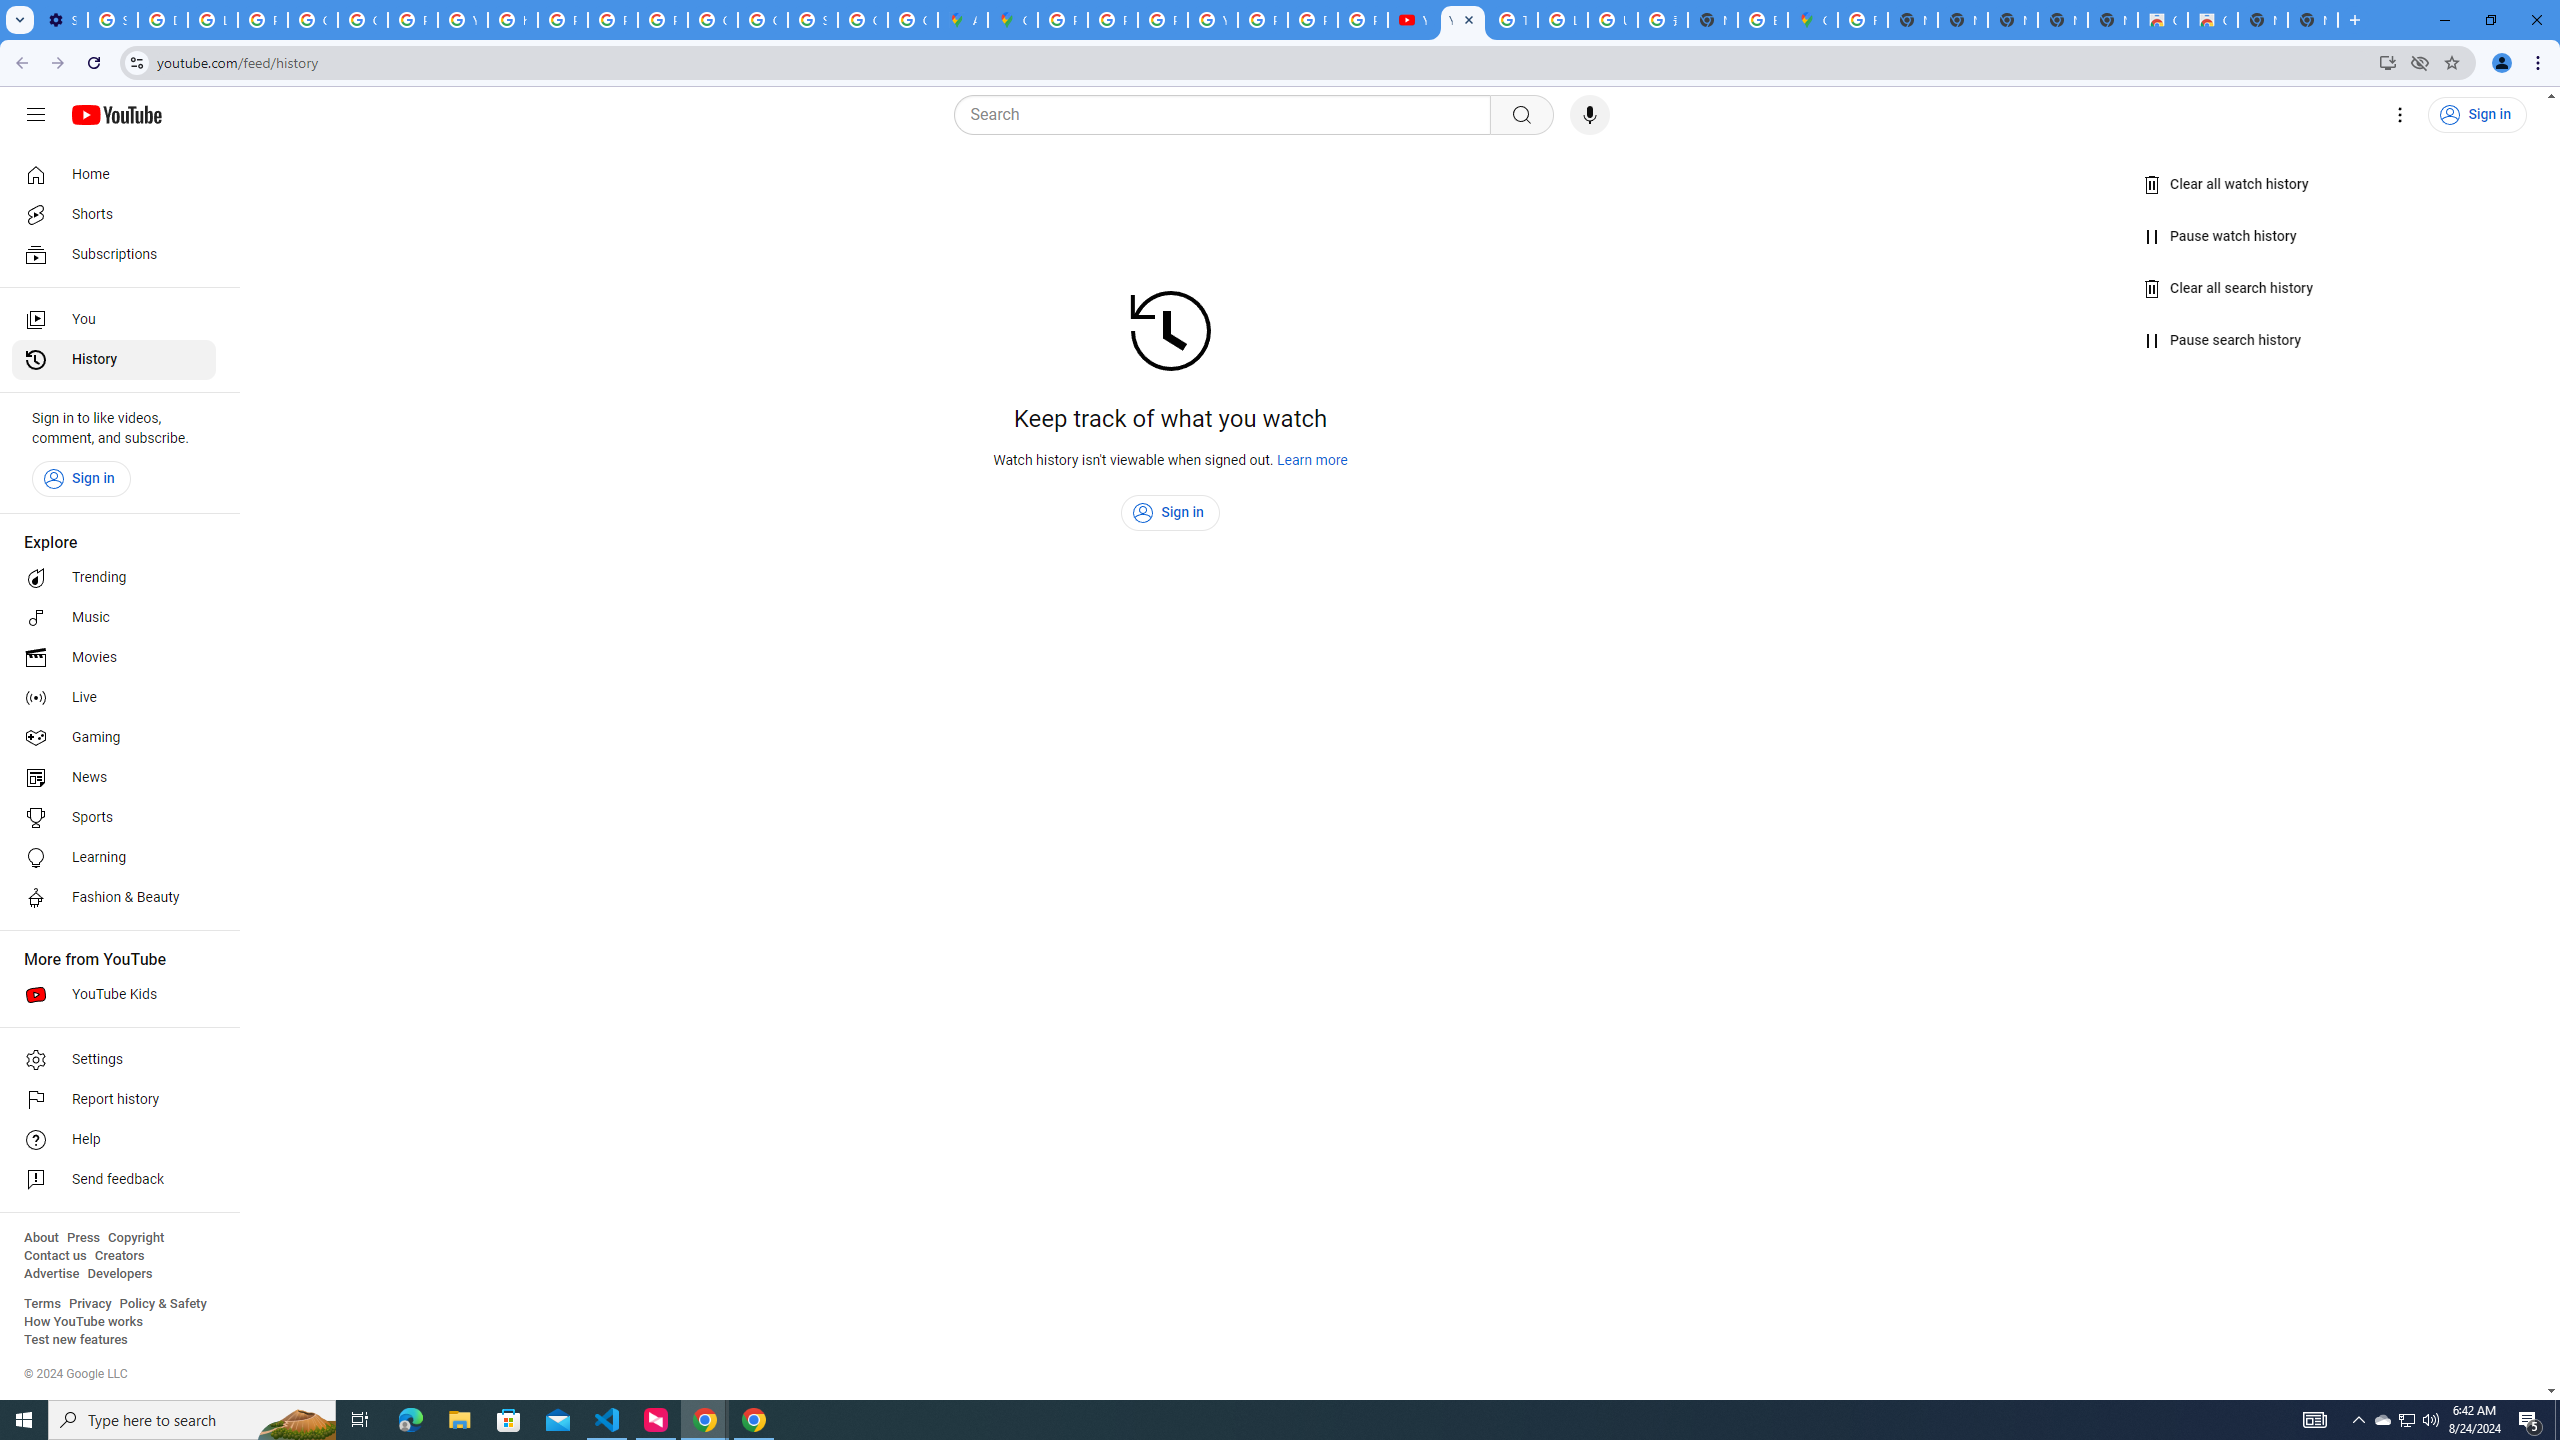 The height and width of the screenshot is (1440, 2560). What do you see at coordinates (1413, 19) in the screenshot?
I see `'YouTube'` at bounding box center [1413, 19].